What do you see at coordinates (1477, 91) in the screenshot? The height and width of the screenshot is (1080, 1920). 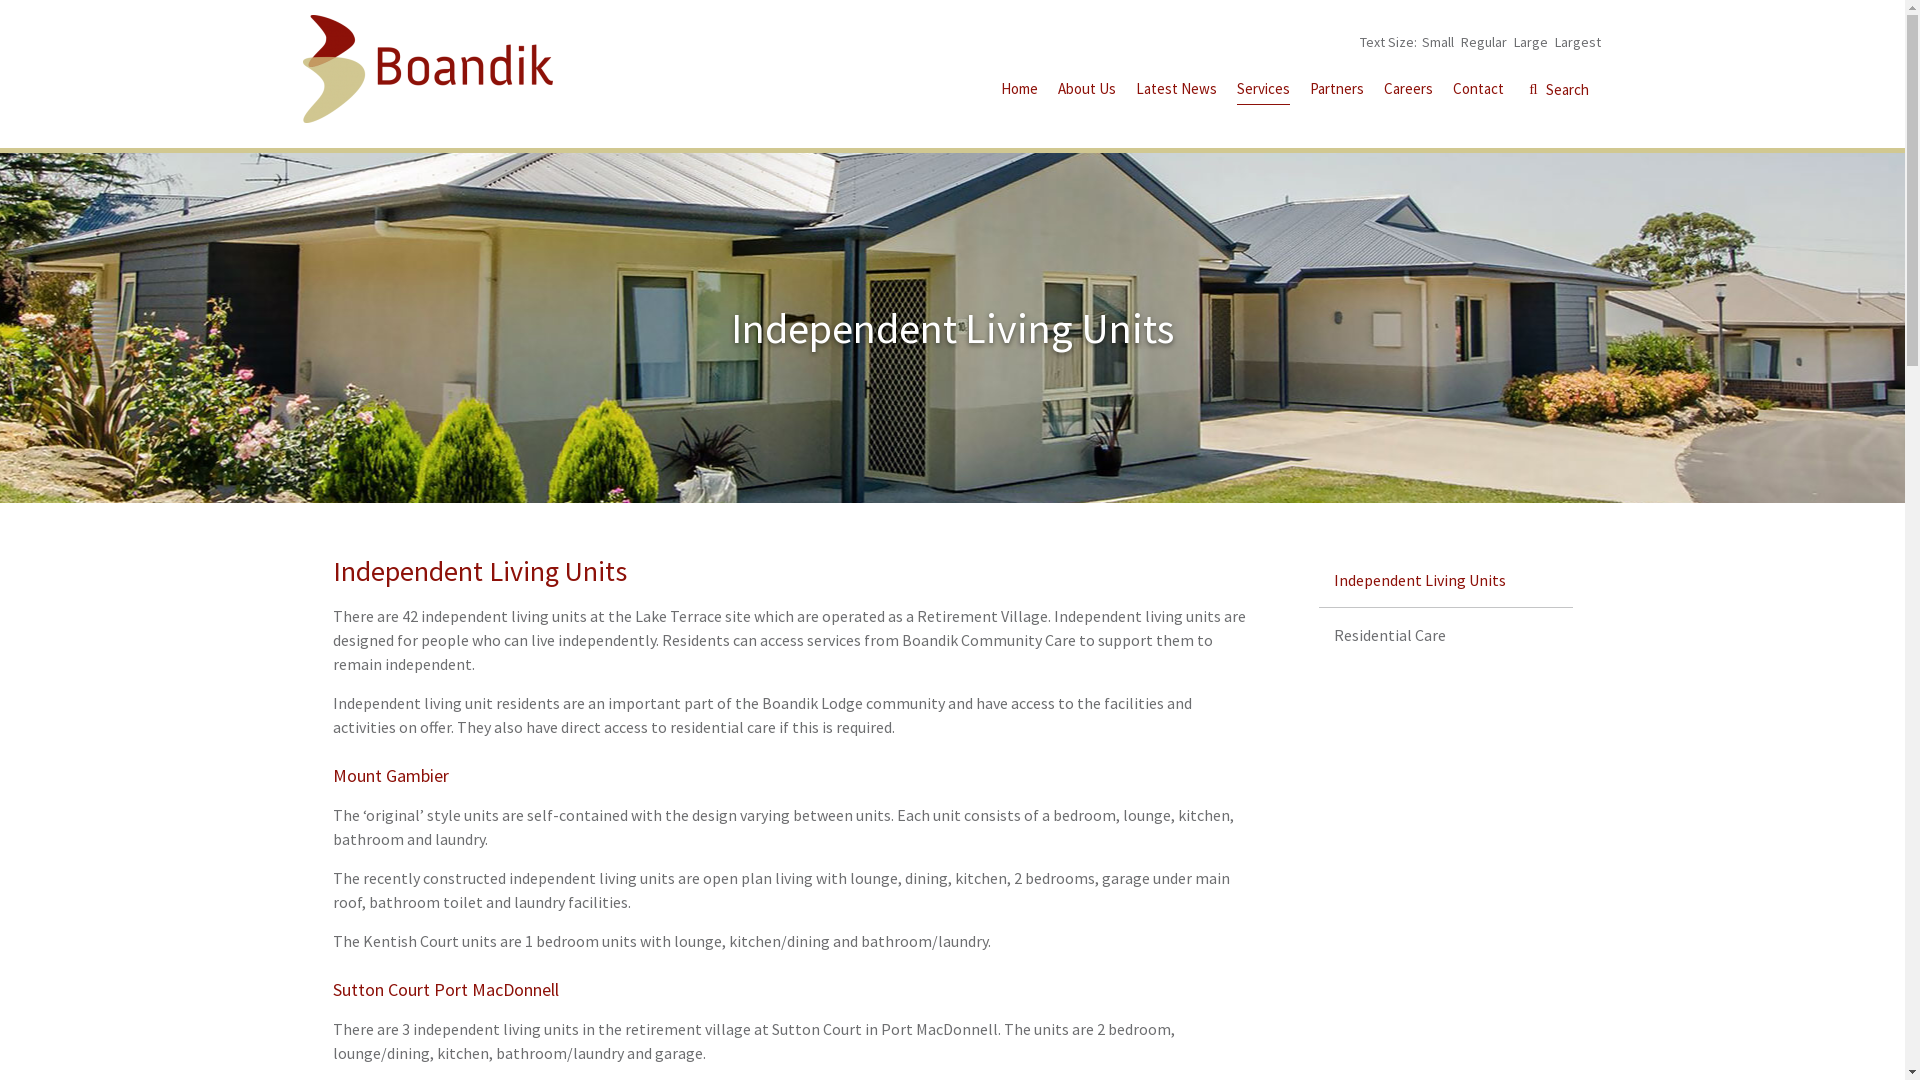 I see `'Contact'` at bounding box center [1477, 91].